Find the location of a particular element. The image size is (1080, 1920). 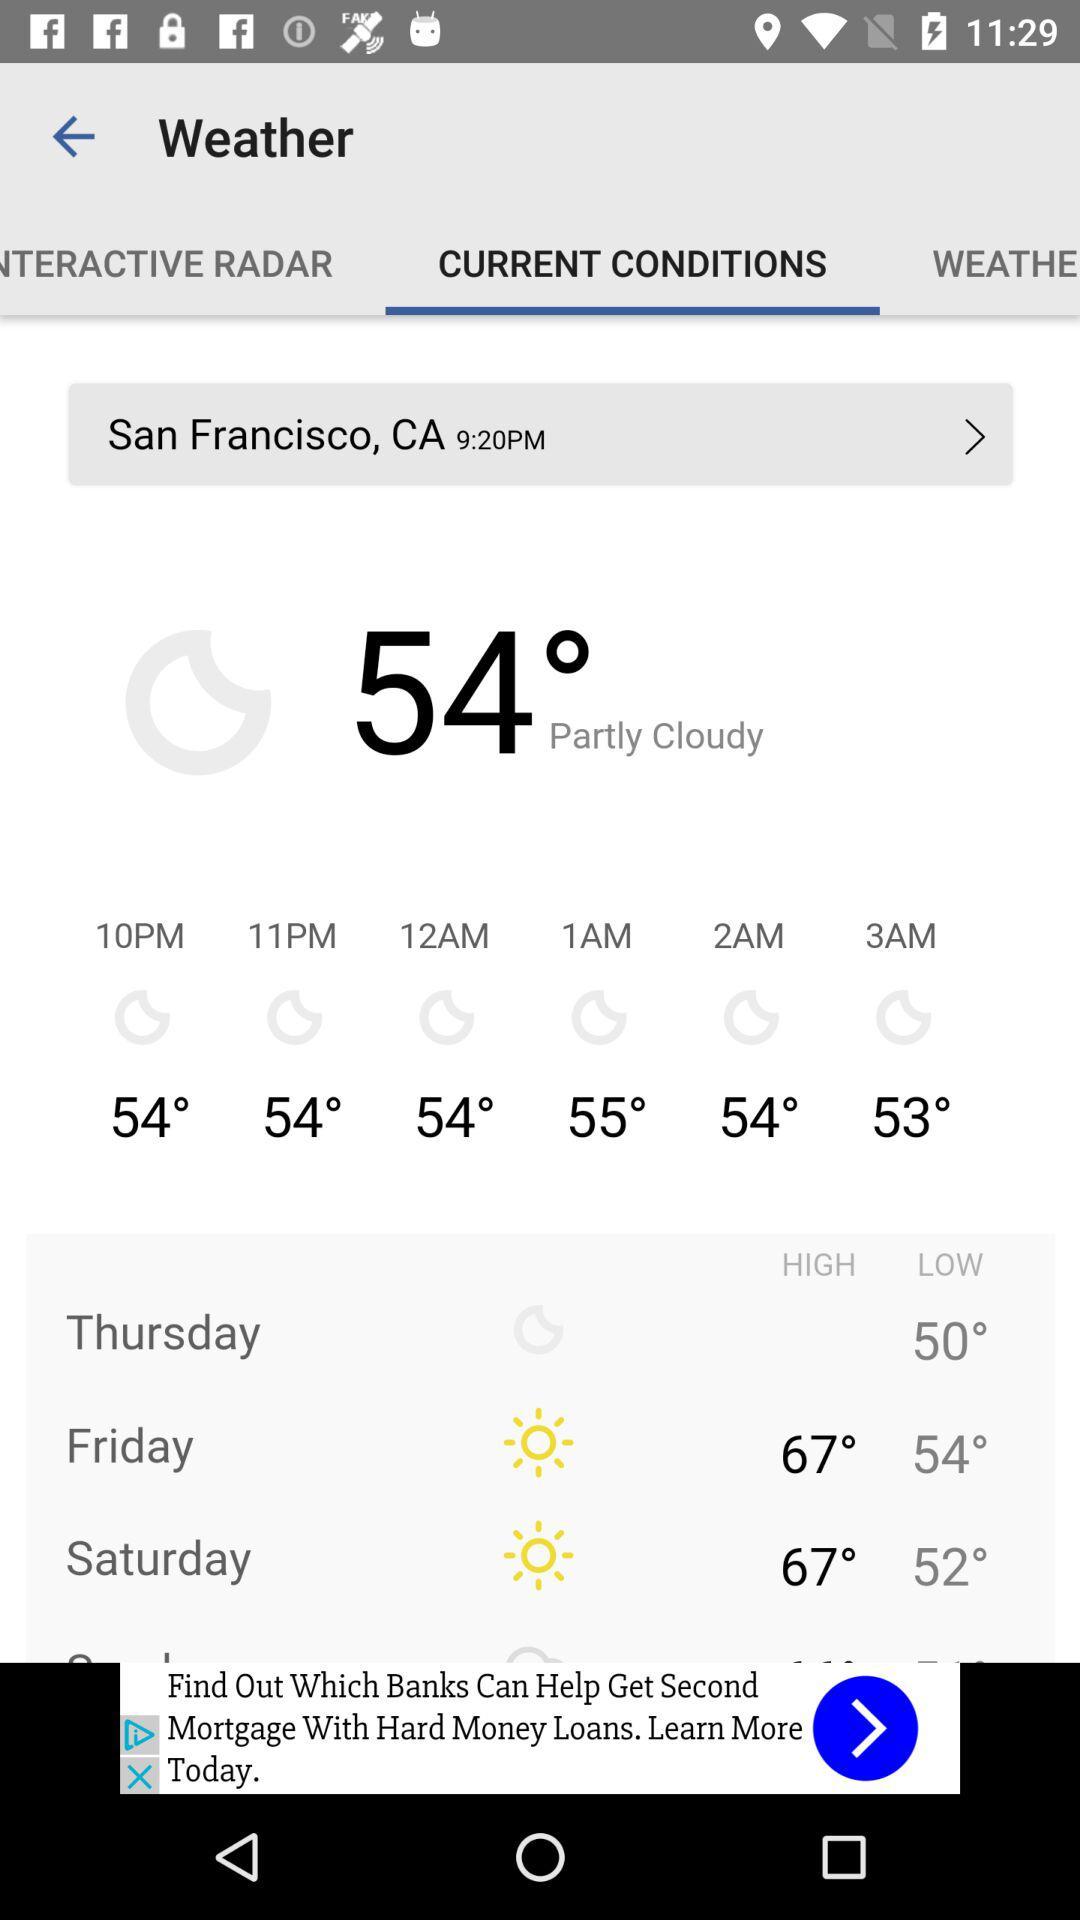

back is located at coordinates (540, 1727).